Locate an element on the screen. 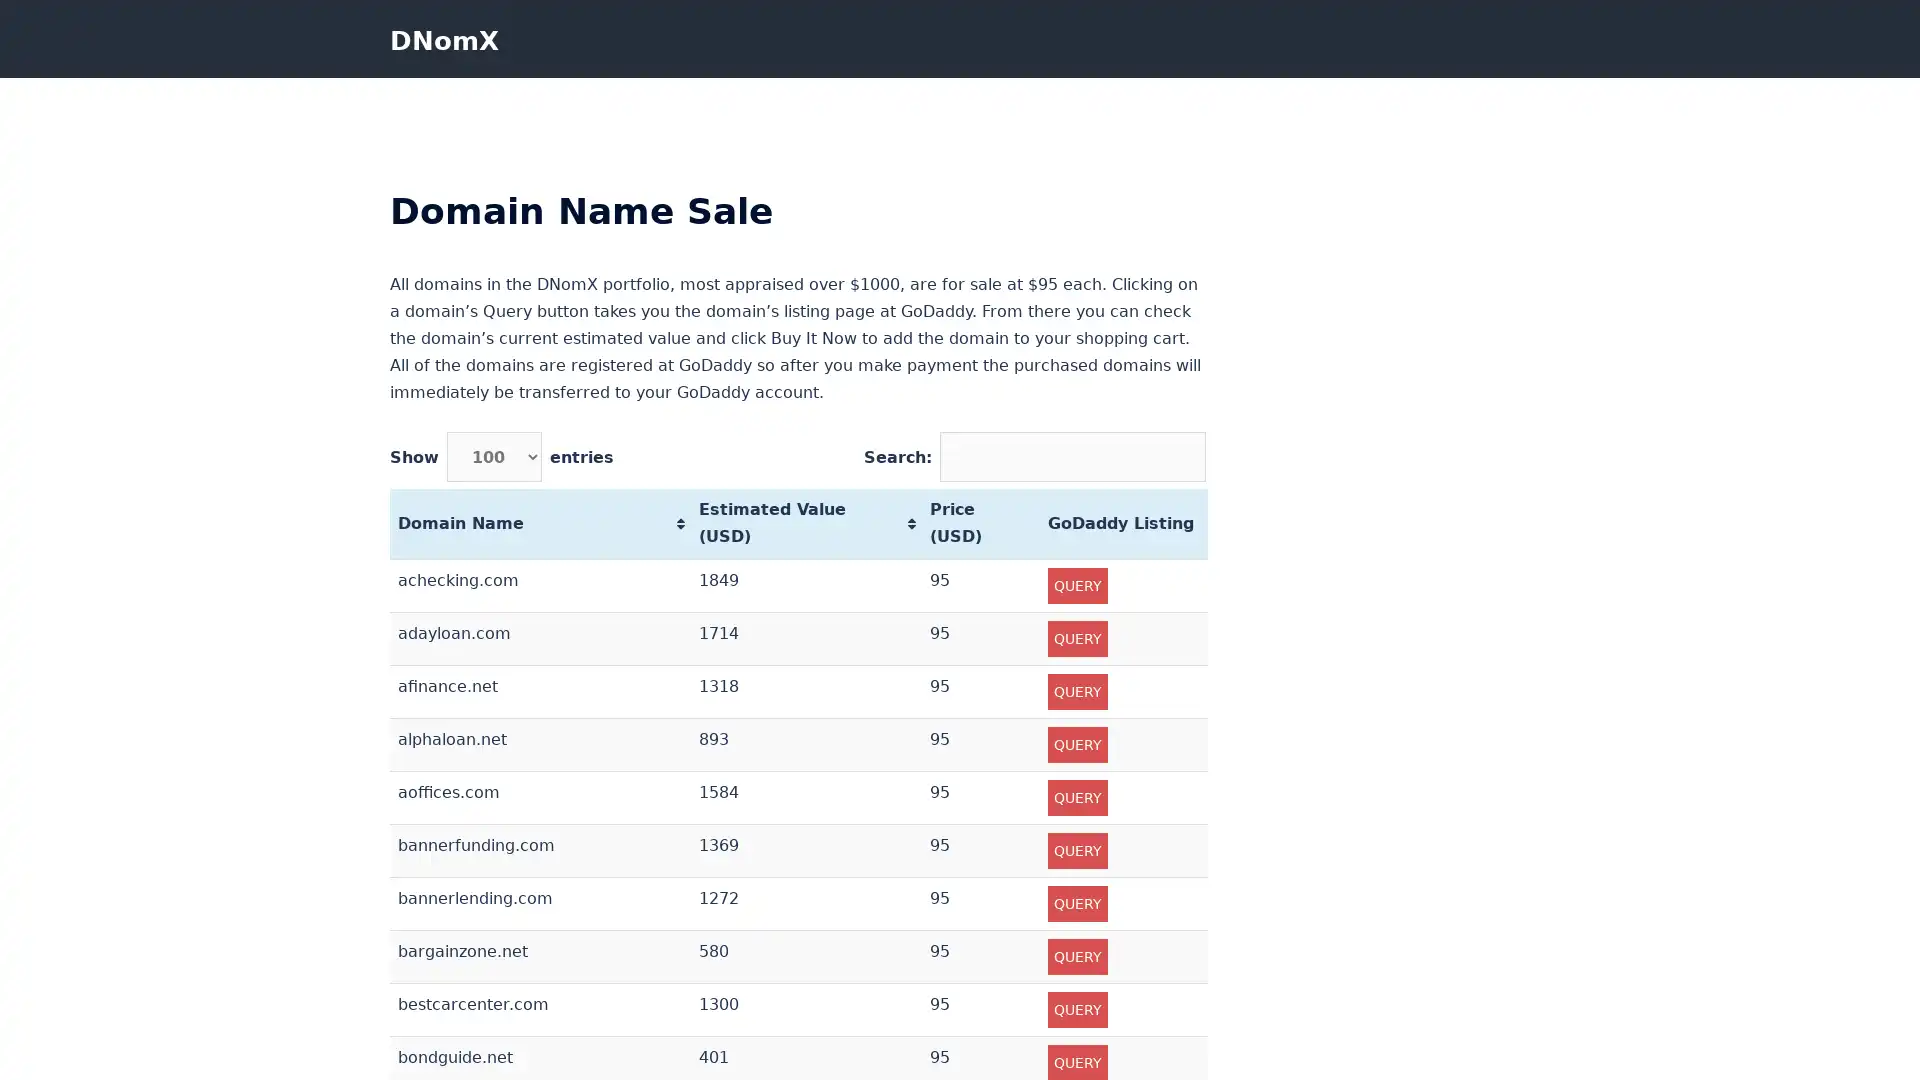  QUERY is located at coordinates (1075, 690).